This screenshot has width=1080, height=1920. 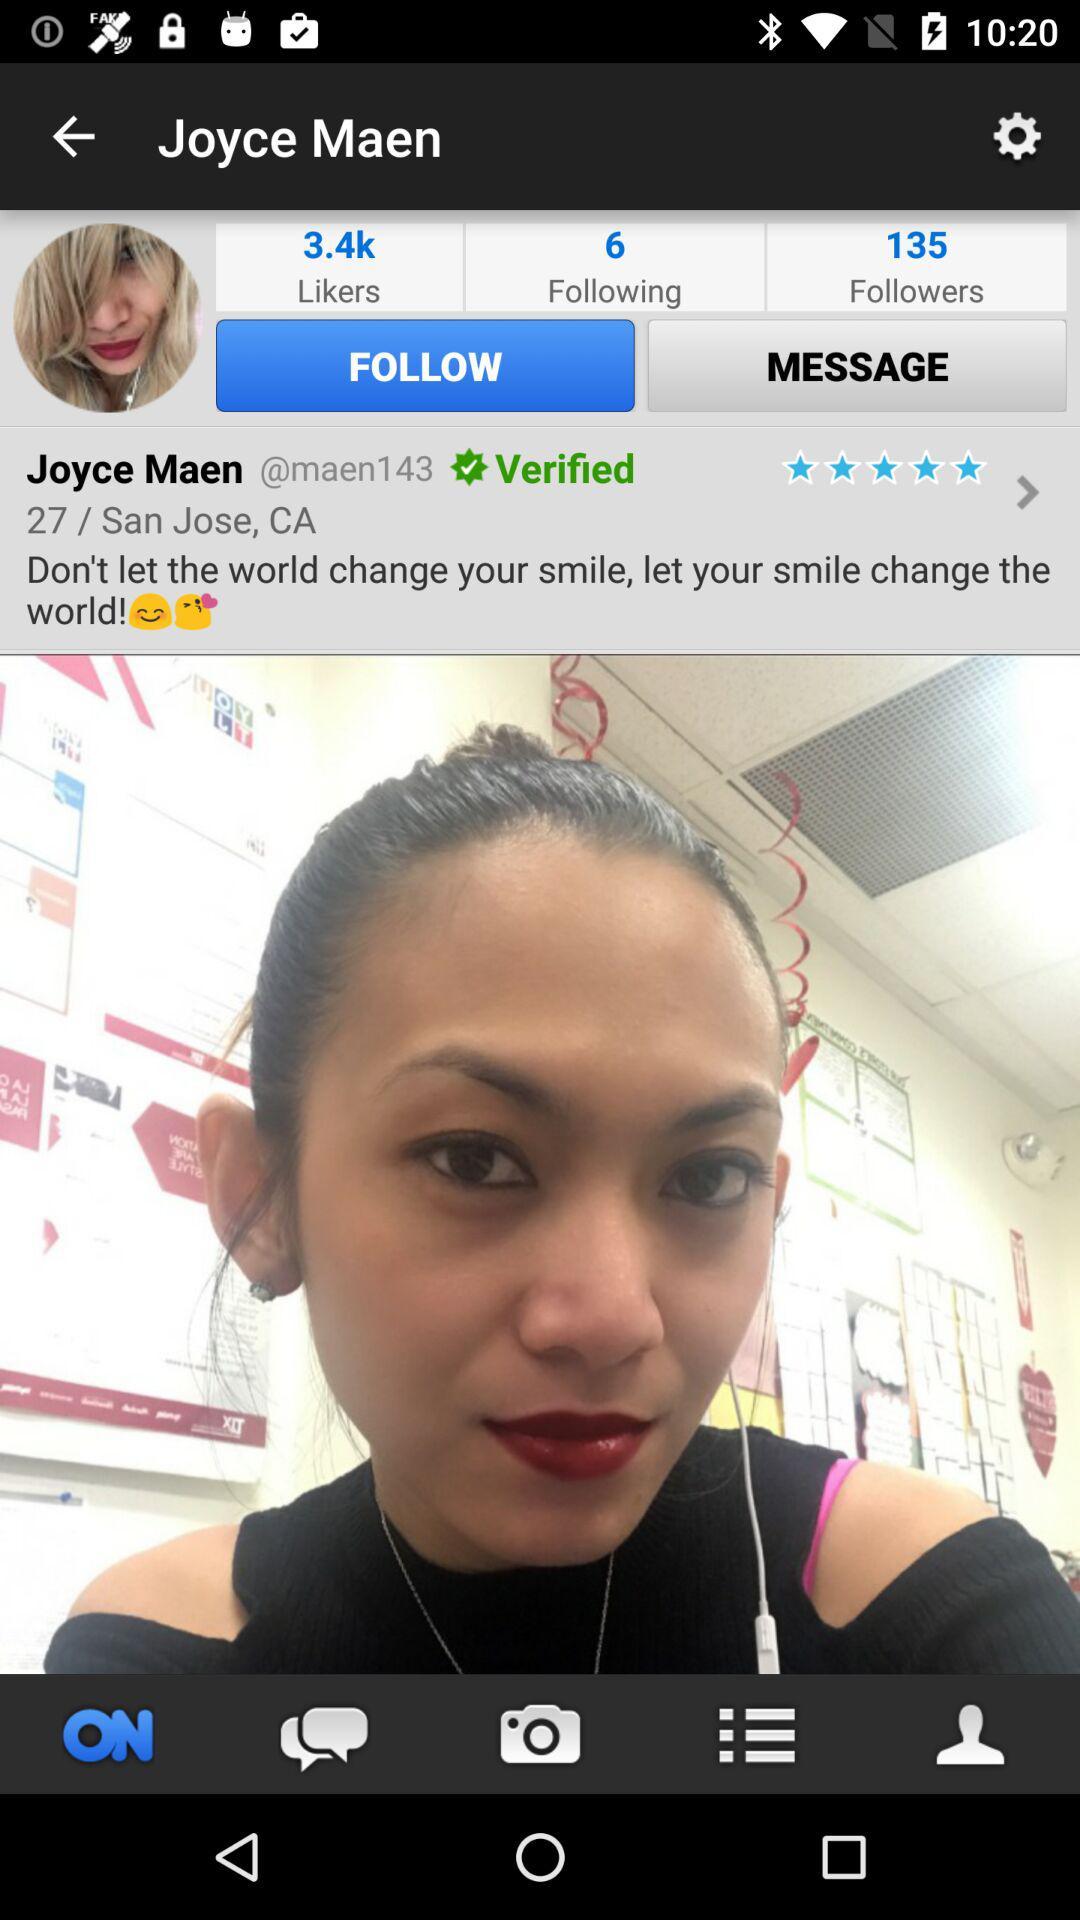 What do you see at coordinates (424, 365) in the screenshot?
I see `the follow item` at bounding box center [424, 365].